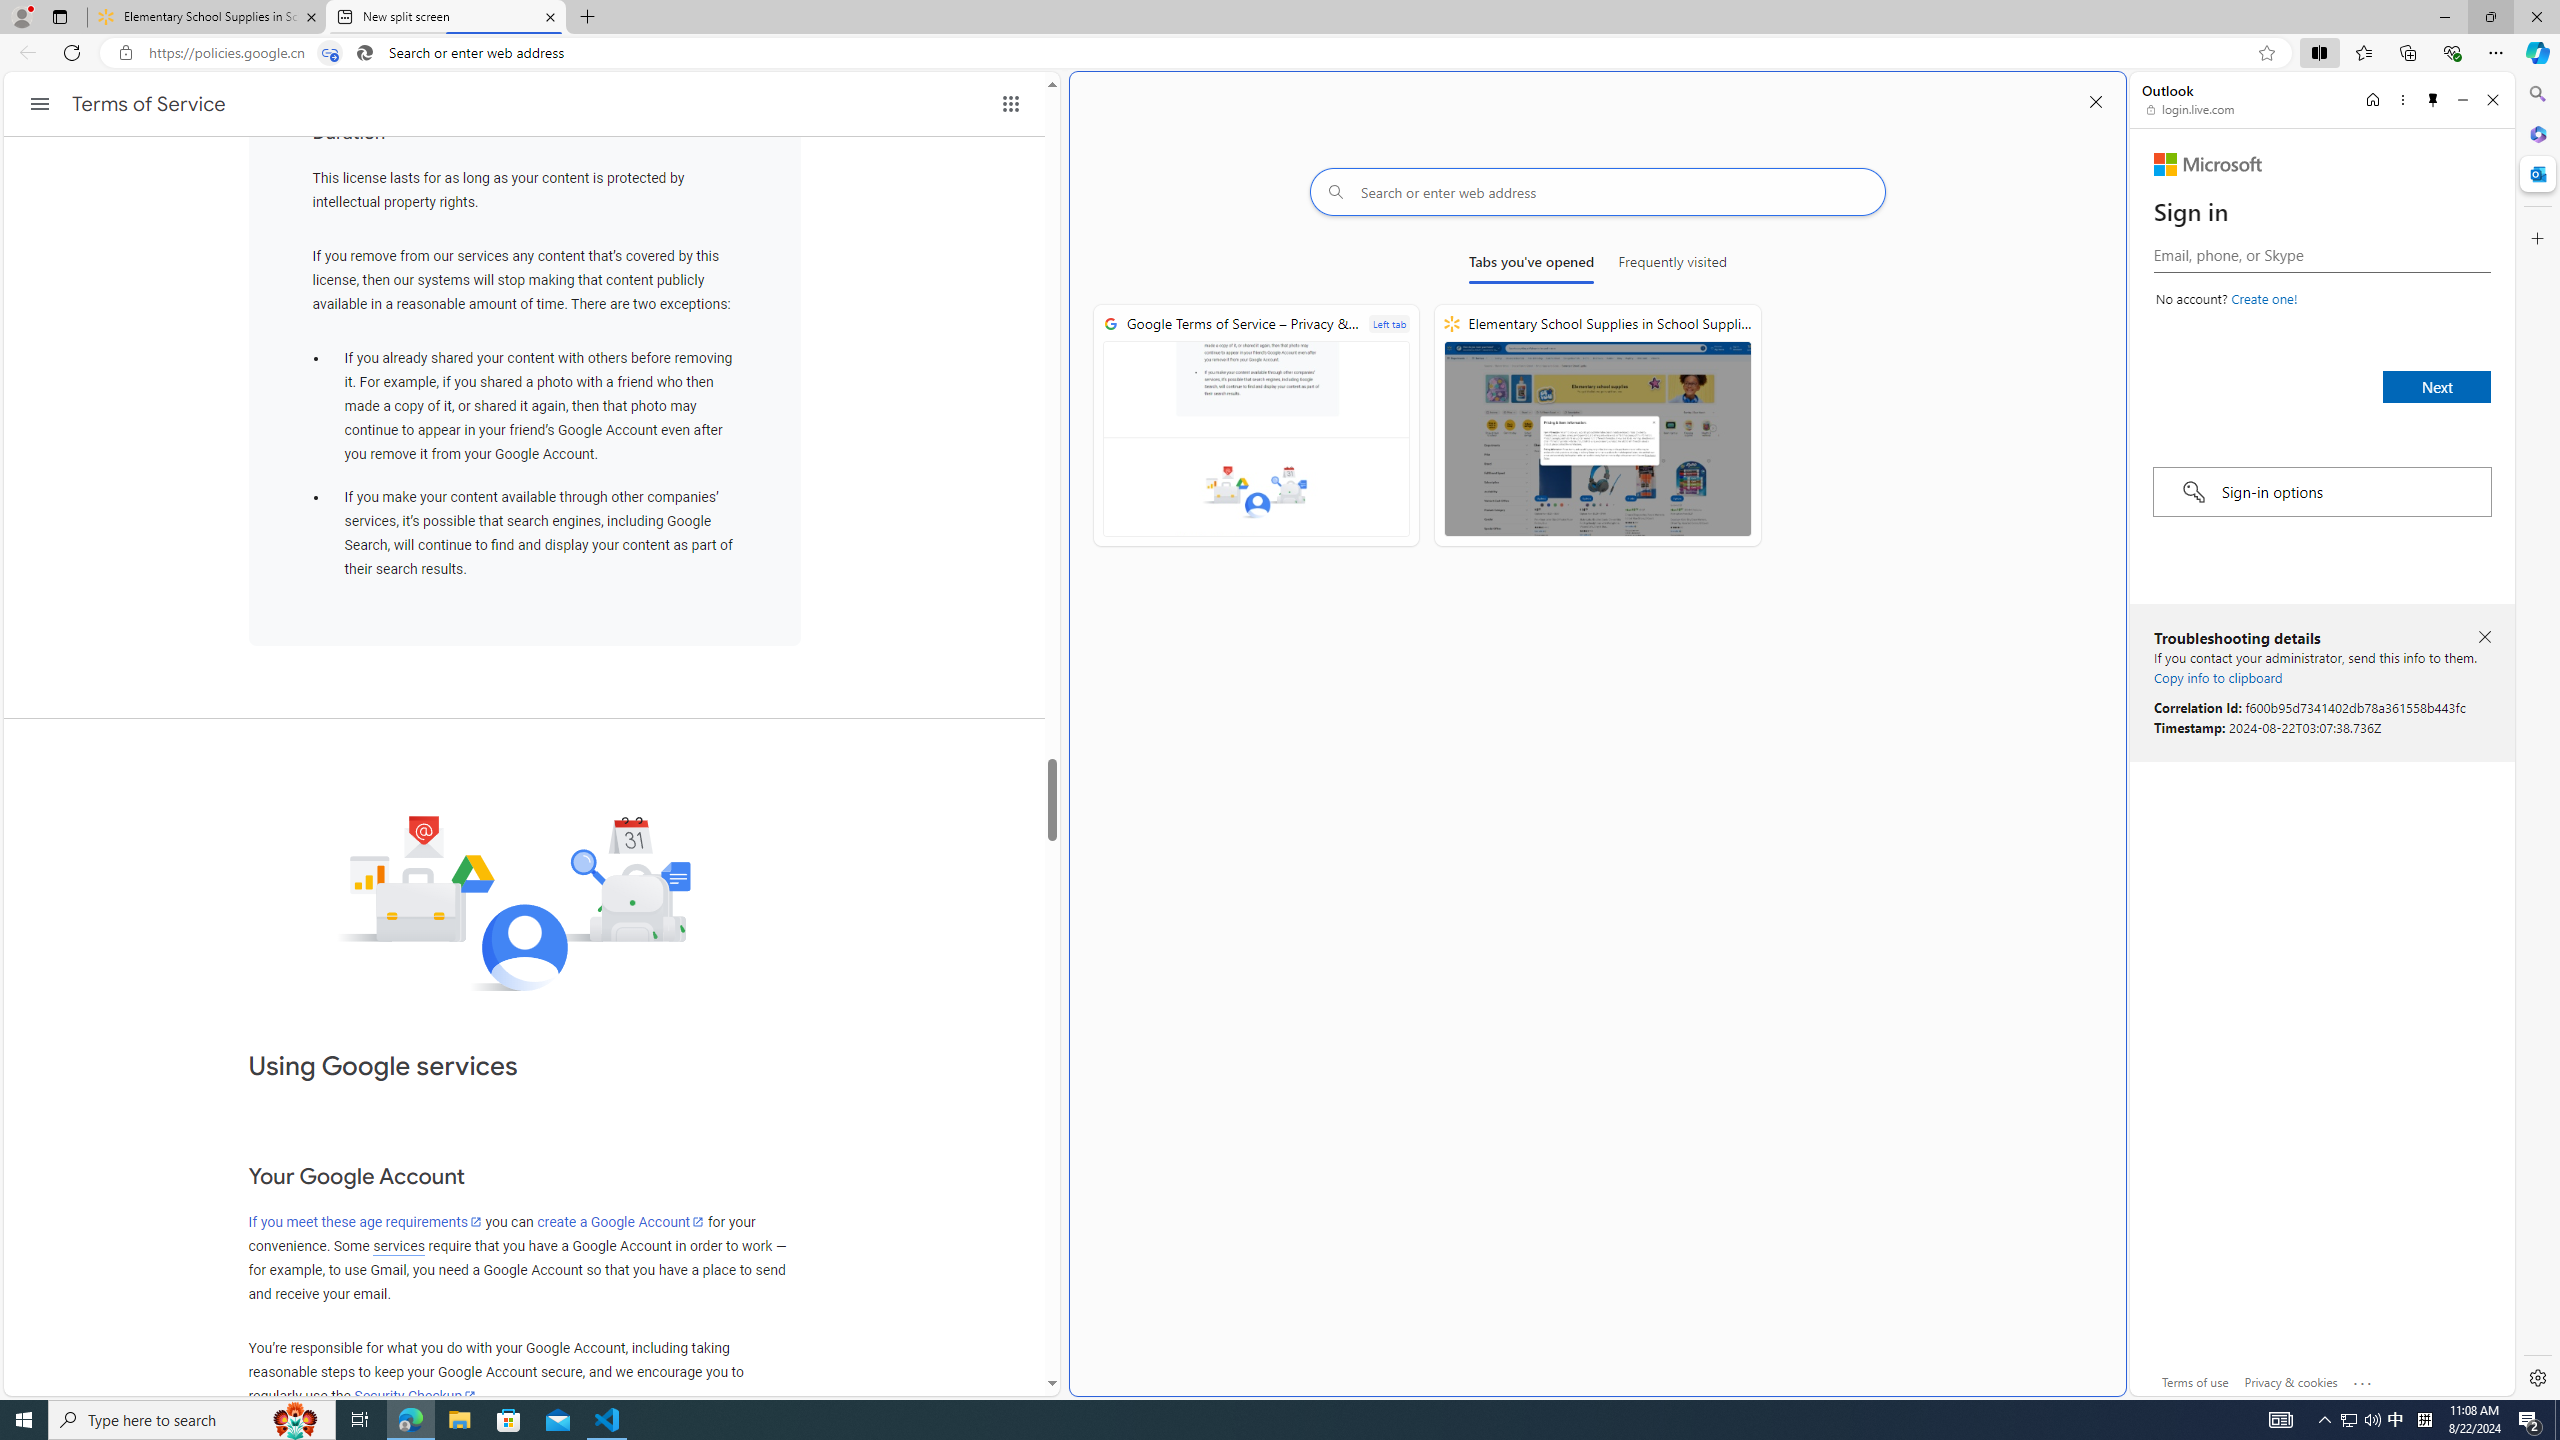  Describe the element at coordinates (2371, 99) in the screenshot. I see `'Home'` at that location.